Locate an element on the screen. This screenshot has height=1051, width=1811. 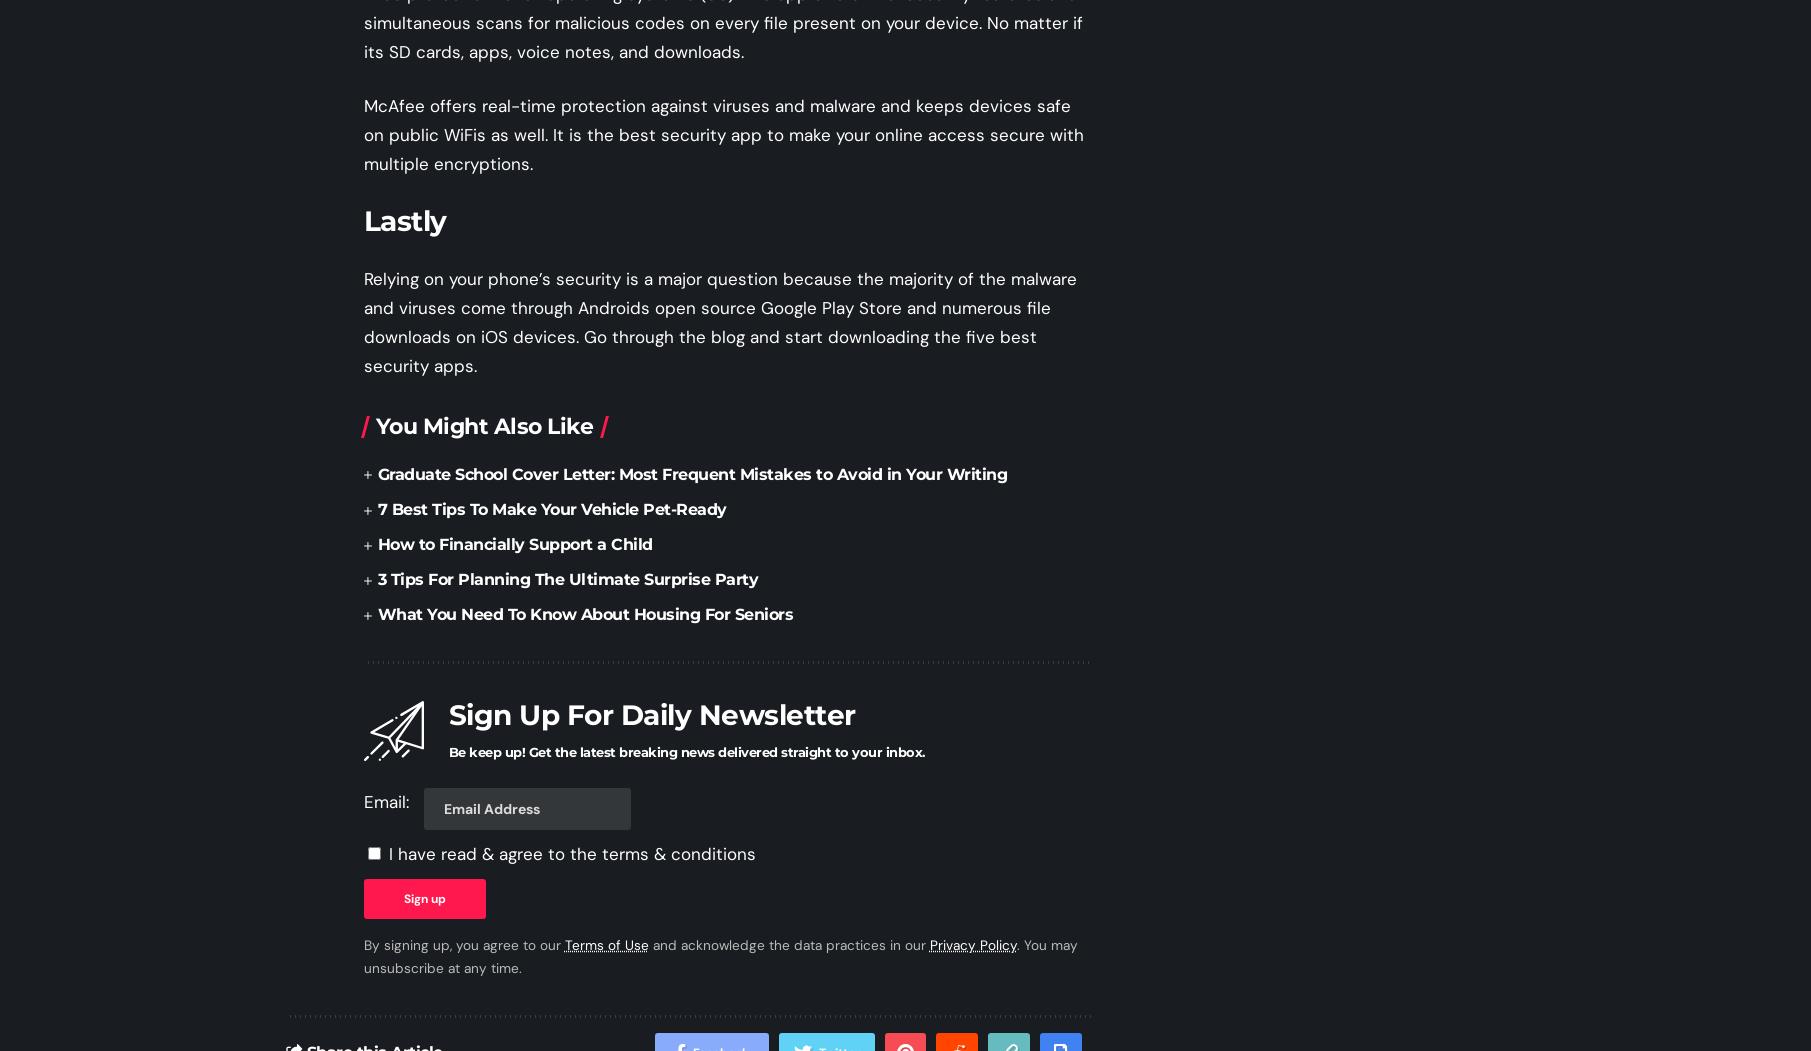
'Sign Up For Daily Newsletter' is located at coordinates (651, 713).